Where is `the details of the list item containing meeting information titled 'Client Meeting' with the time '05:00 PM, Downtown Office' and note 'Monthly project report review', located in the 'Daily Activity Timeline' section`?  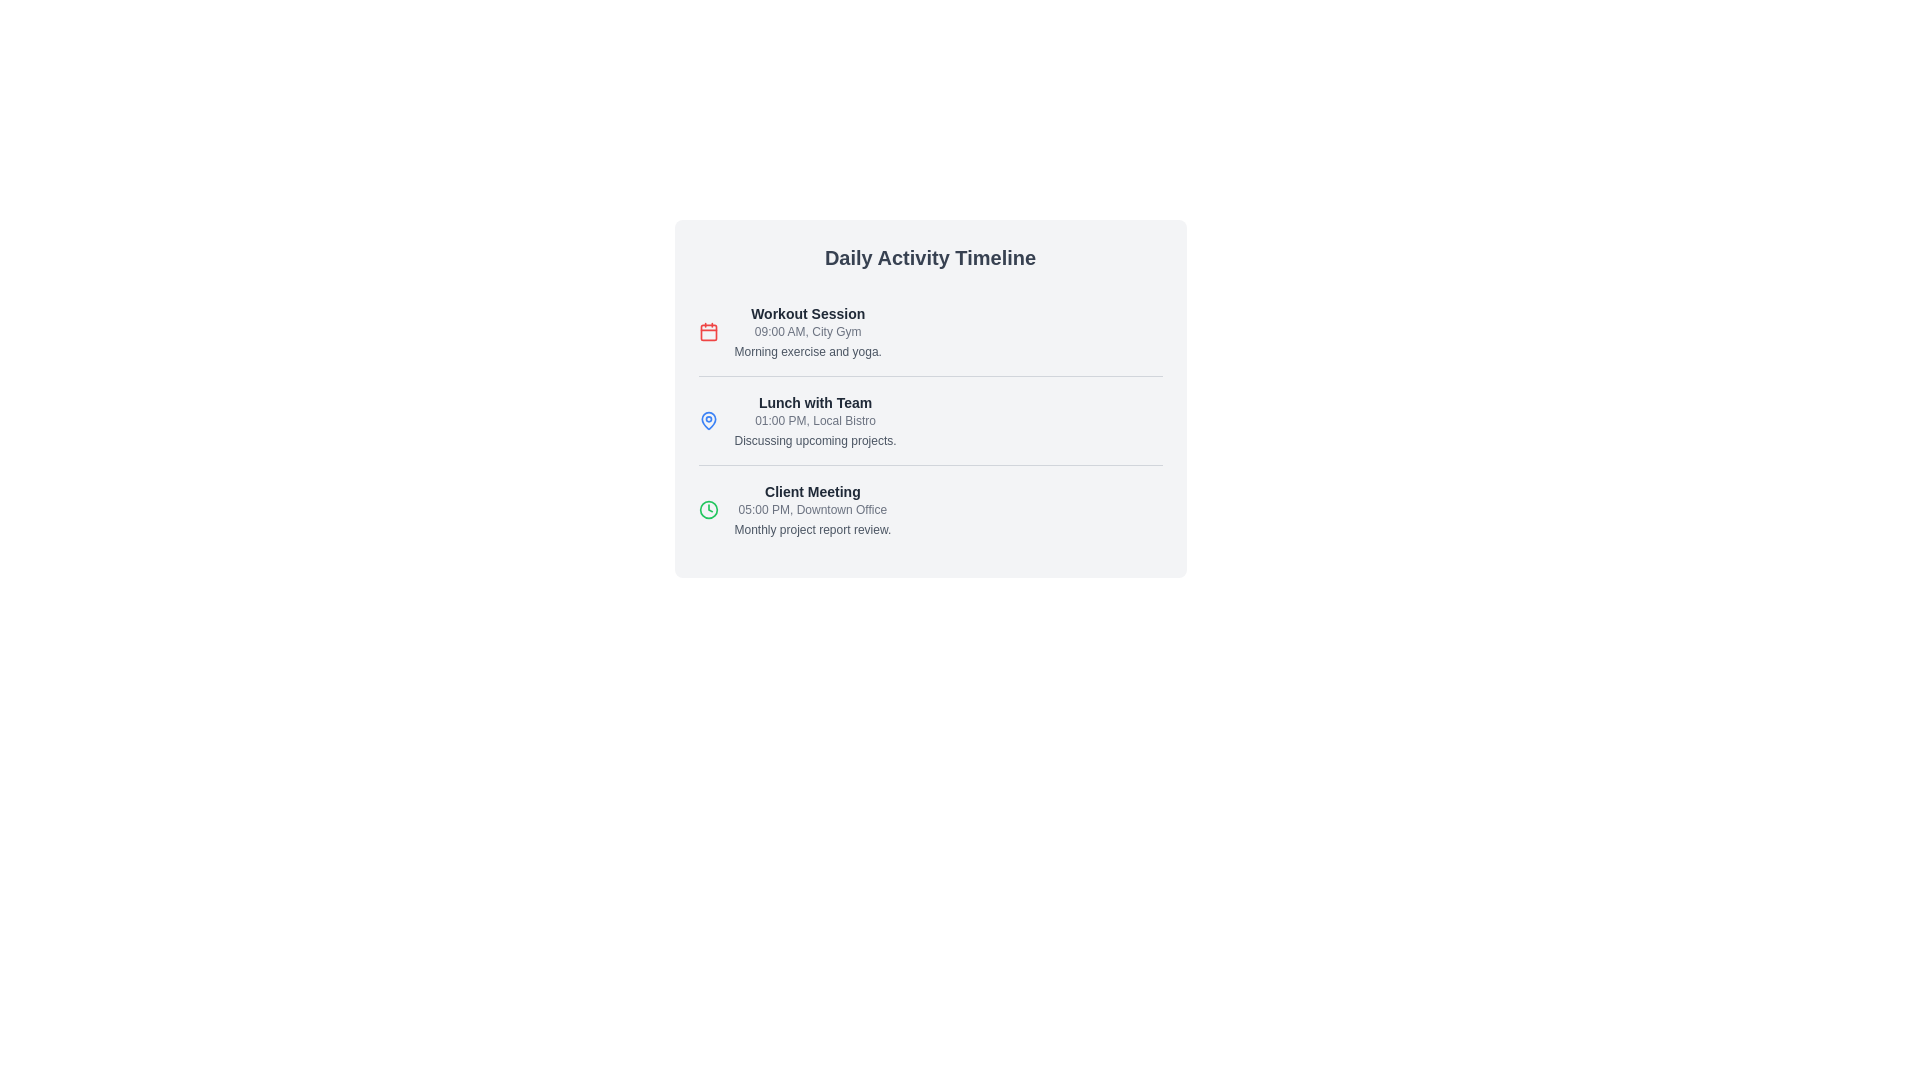 the details of the list item containing meeting information titled 'Client Meeting' with the time '05:00 PM, Downtown Office' and note 'Monthly project report review', located in the 'Daily Activity Timeline' section is located at coordinates (929, 508).